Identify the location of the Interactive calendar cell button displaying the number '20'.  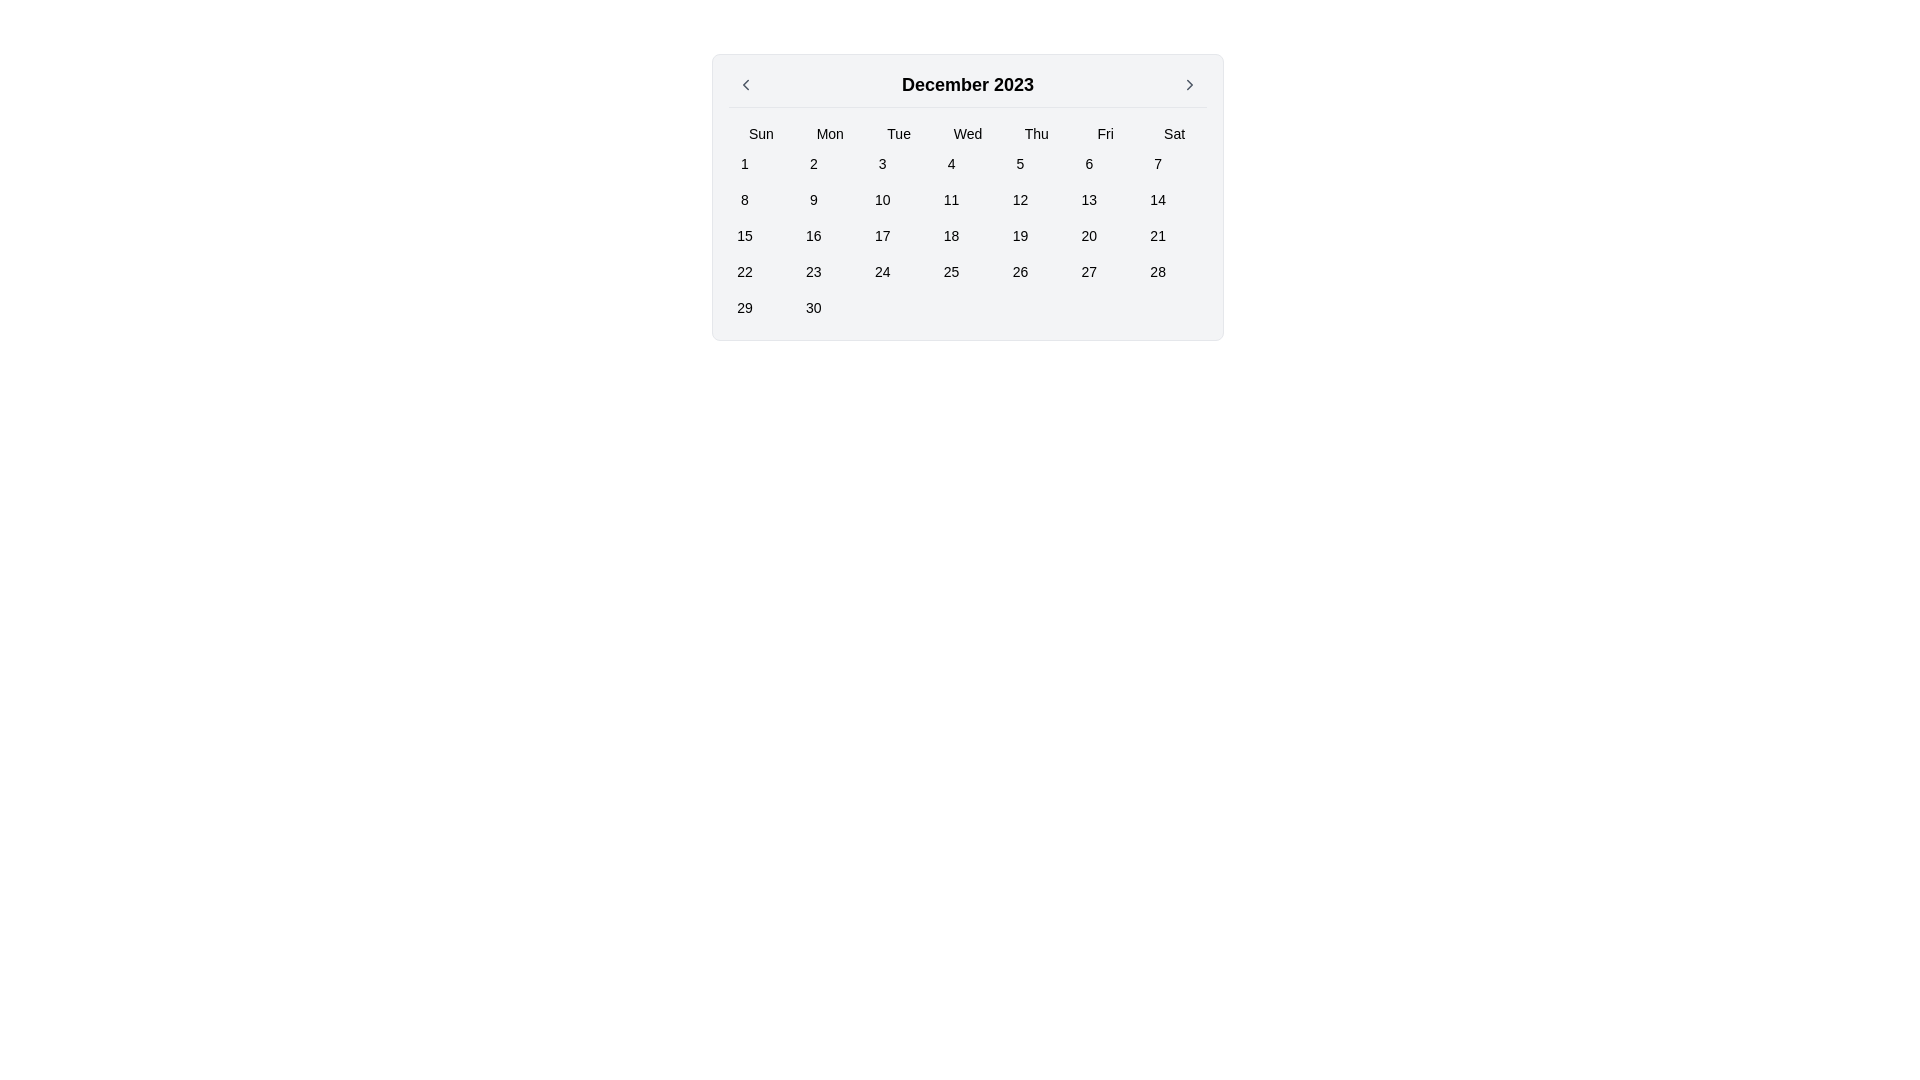
(1088, 234).